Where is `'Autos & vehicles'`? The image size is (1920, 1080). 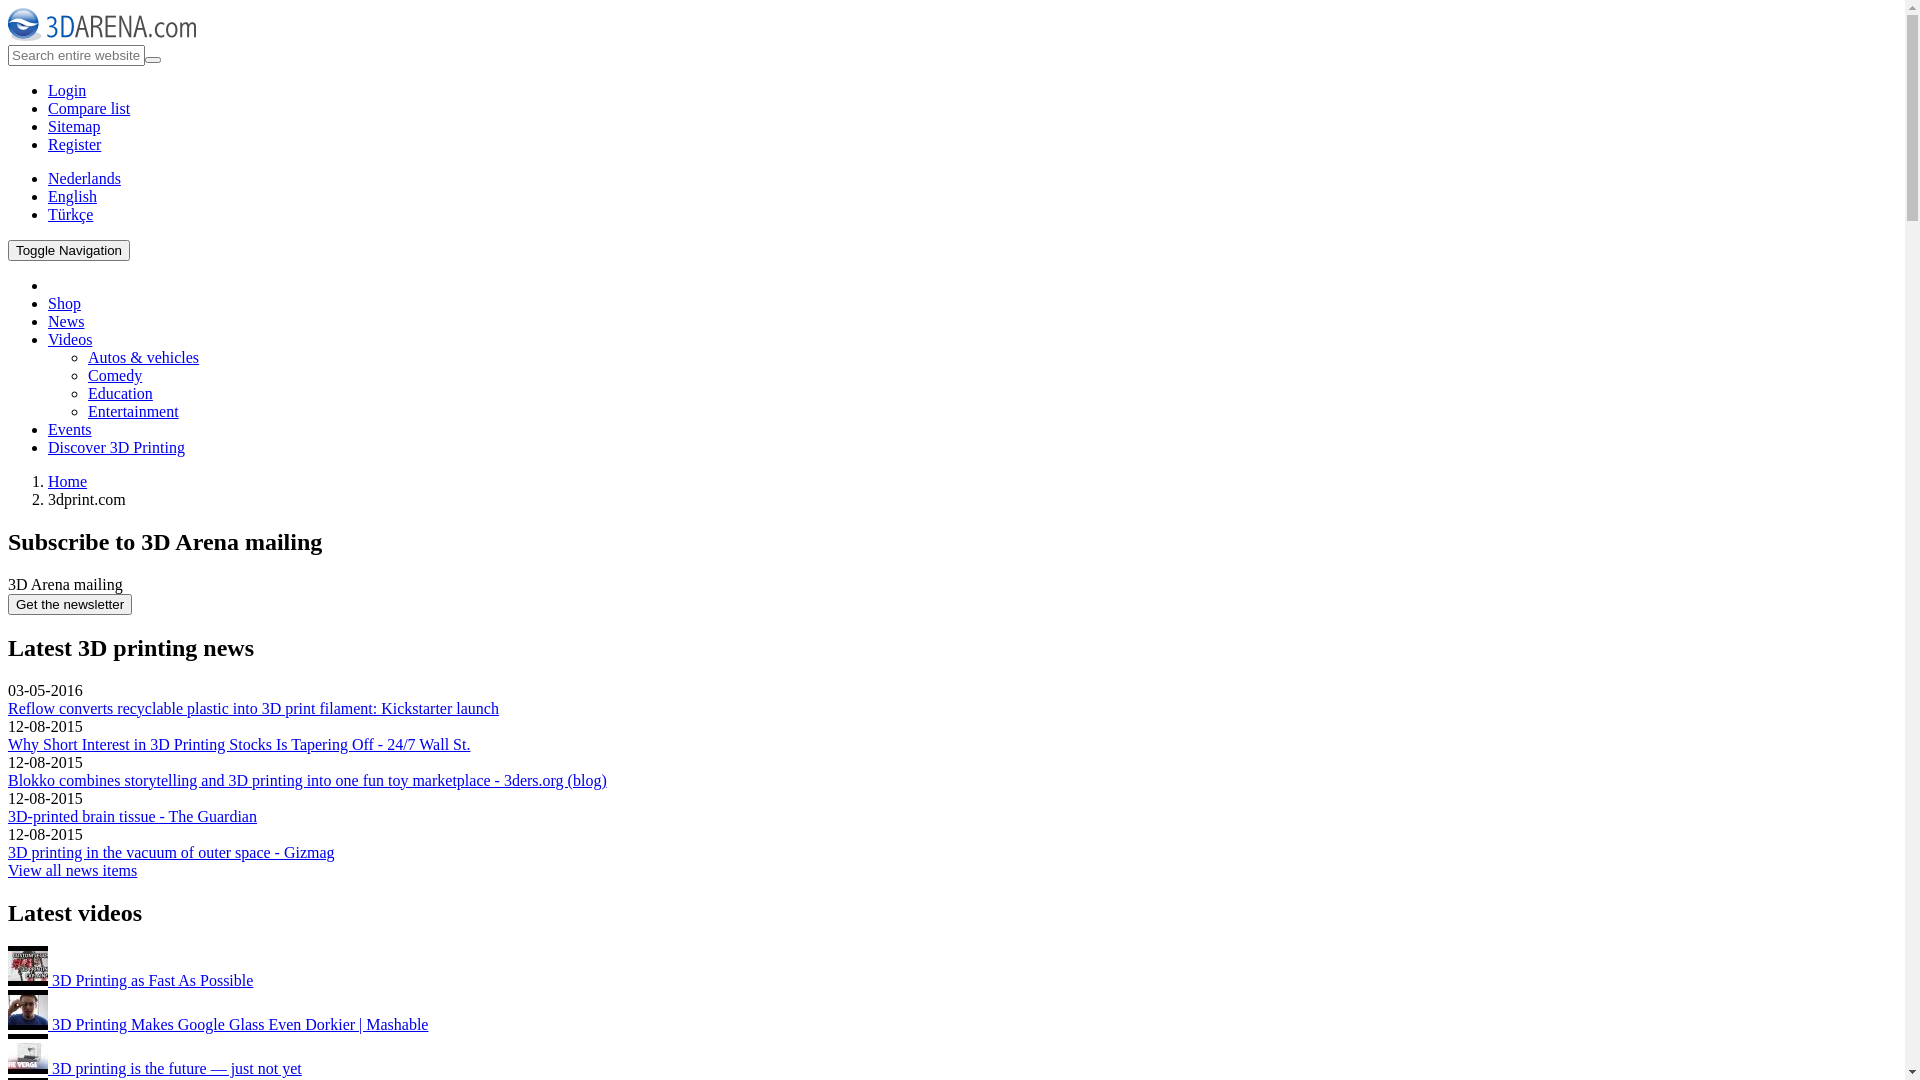 'Autos & vehicles' is located at coordinates (142, 356).